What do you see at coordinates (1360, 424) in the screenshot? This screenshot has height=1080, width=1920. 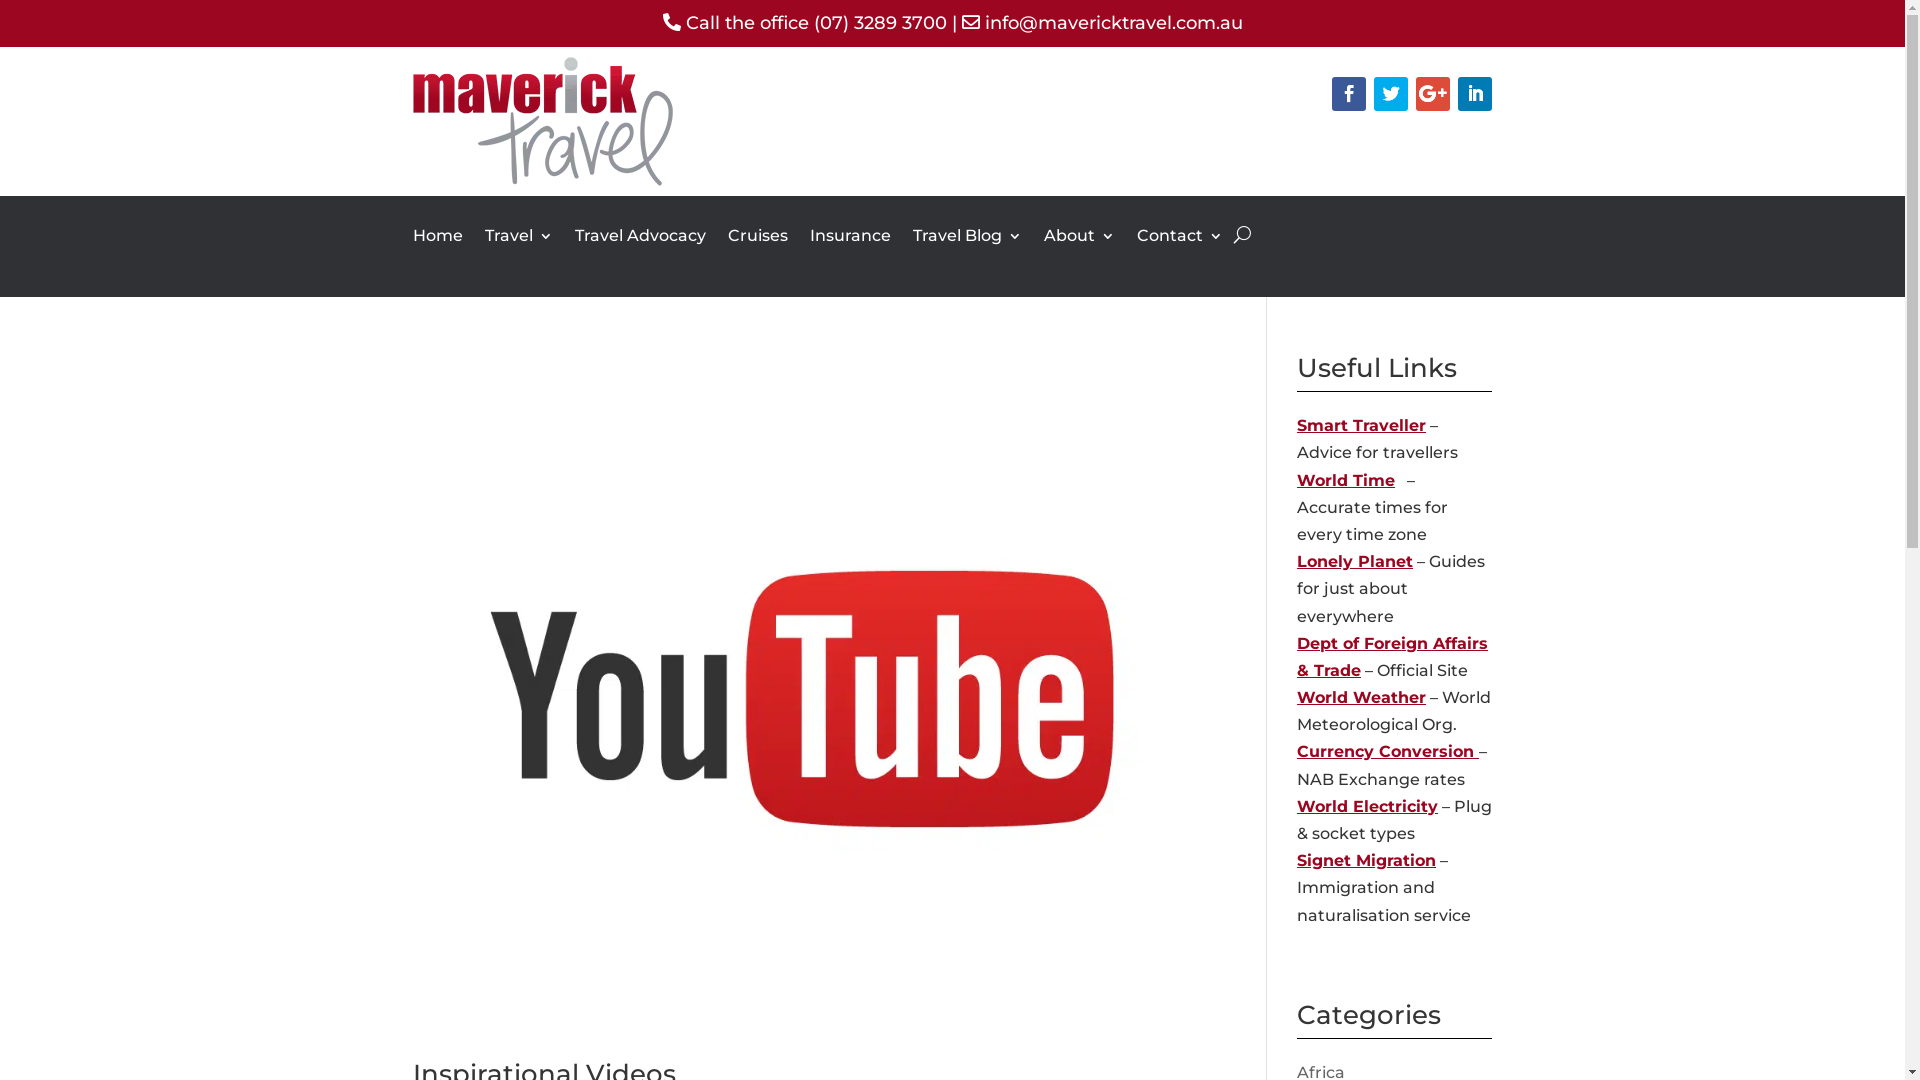 I see `'Smart Traveller'` at bounding box center [1360, 424].